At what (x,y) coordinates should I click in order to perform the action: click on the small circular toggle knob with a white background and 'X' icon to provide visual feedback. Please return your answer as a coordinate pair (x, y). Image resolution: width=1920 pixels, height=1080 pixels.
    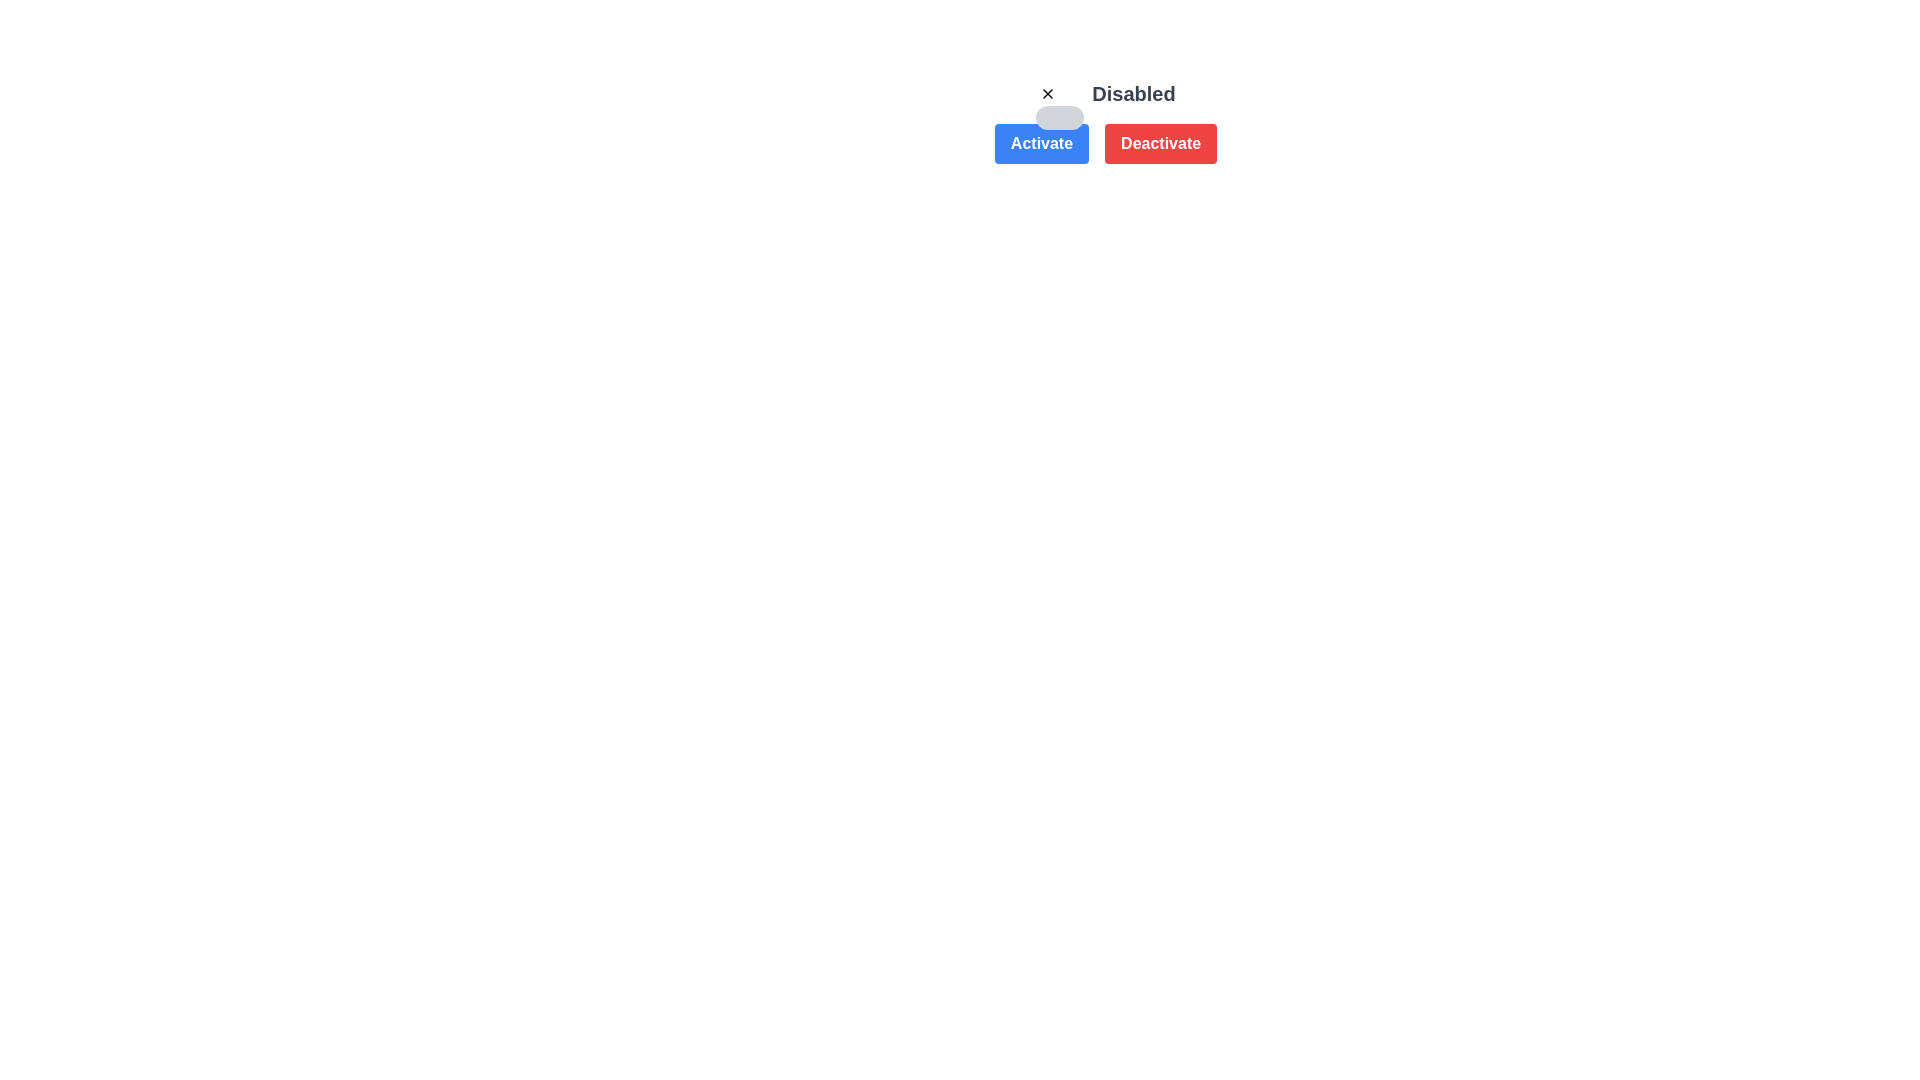
    Looking at the image, I should click on (1047, 93).